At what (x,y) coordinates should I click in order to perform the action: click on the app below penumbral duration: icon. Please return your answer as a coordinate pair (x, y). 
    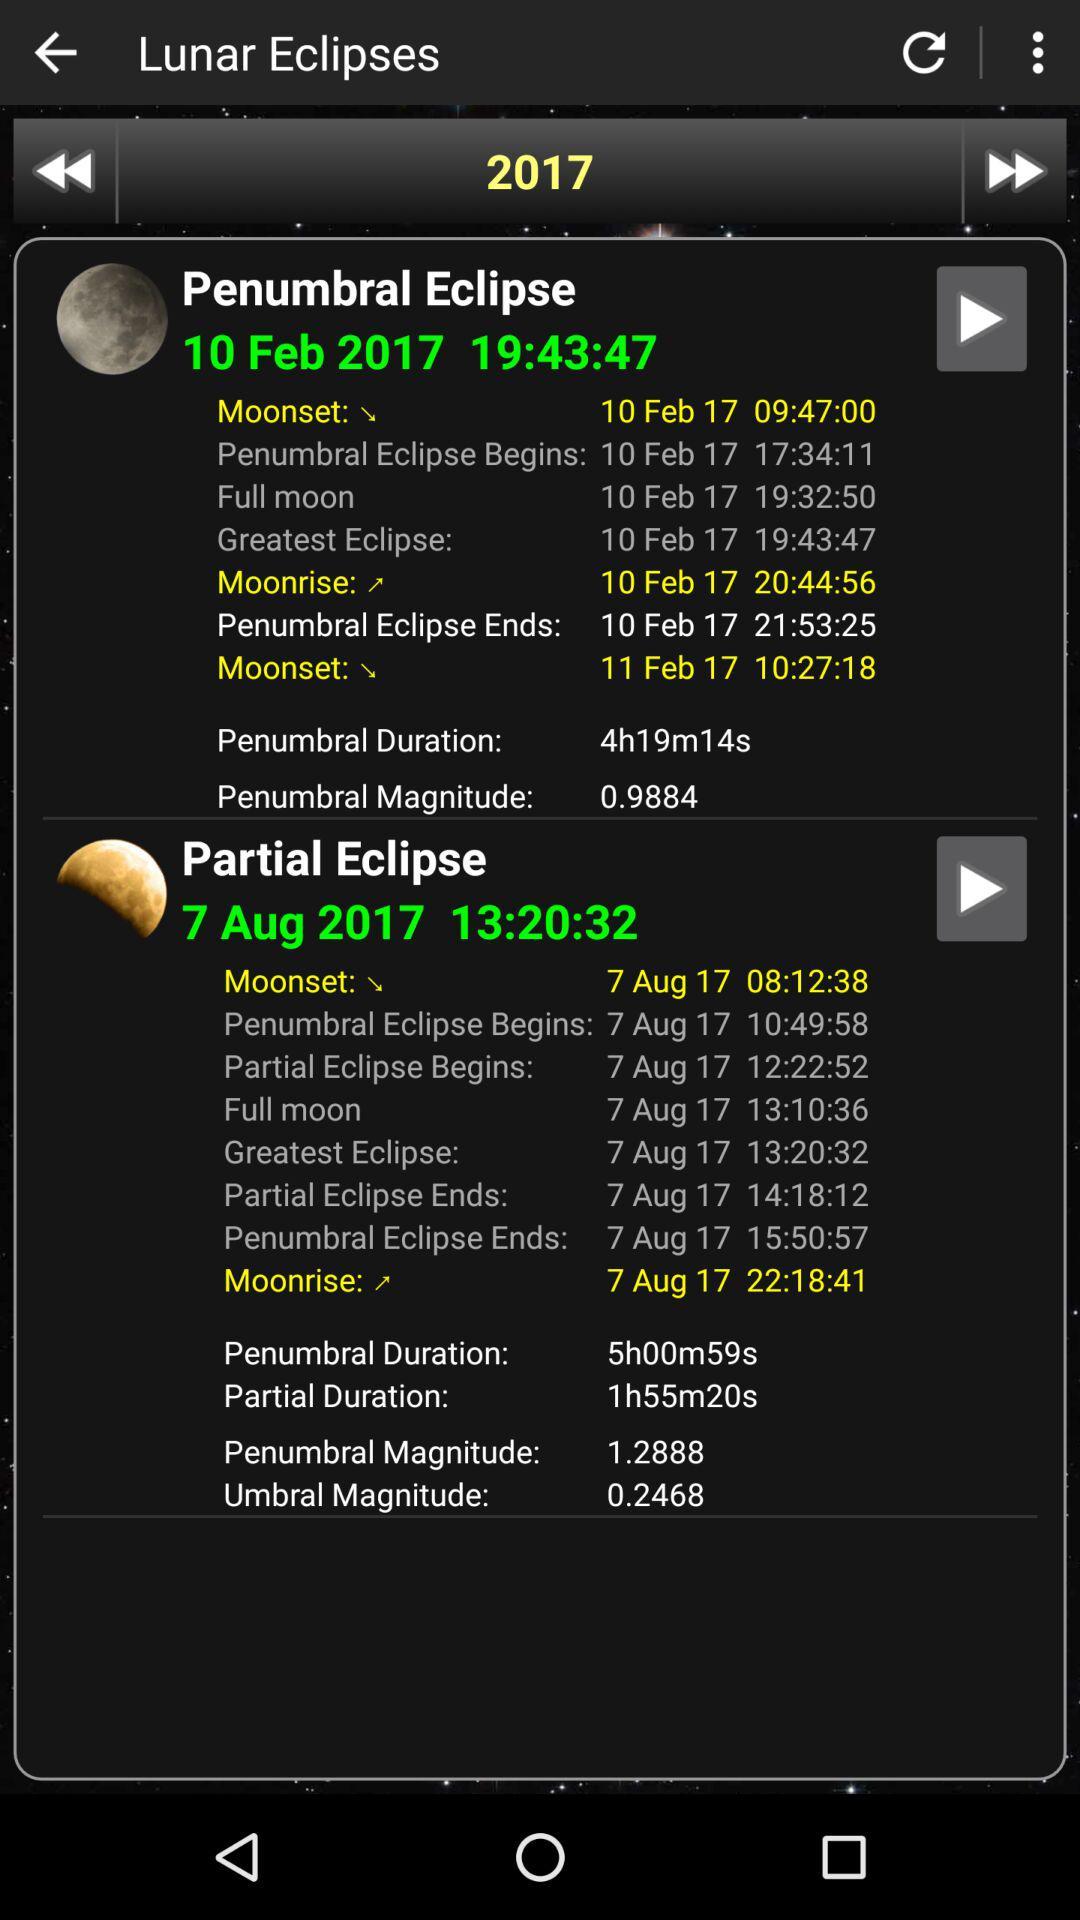
    Looking at the image, I should click on (737, 1393).